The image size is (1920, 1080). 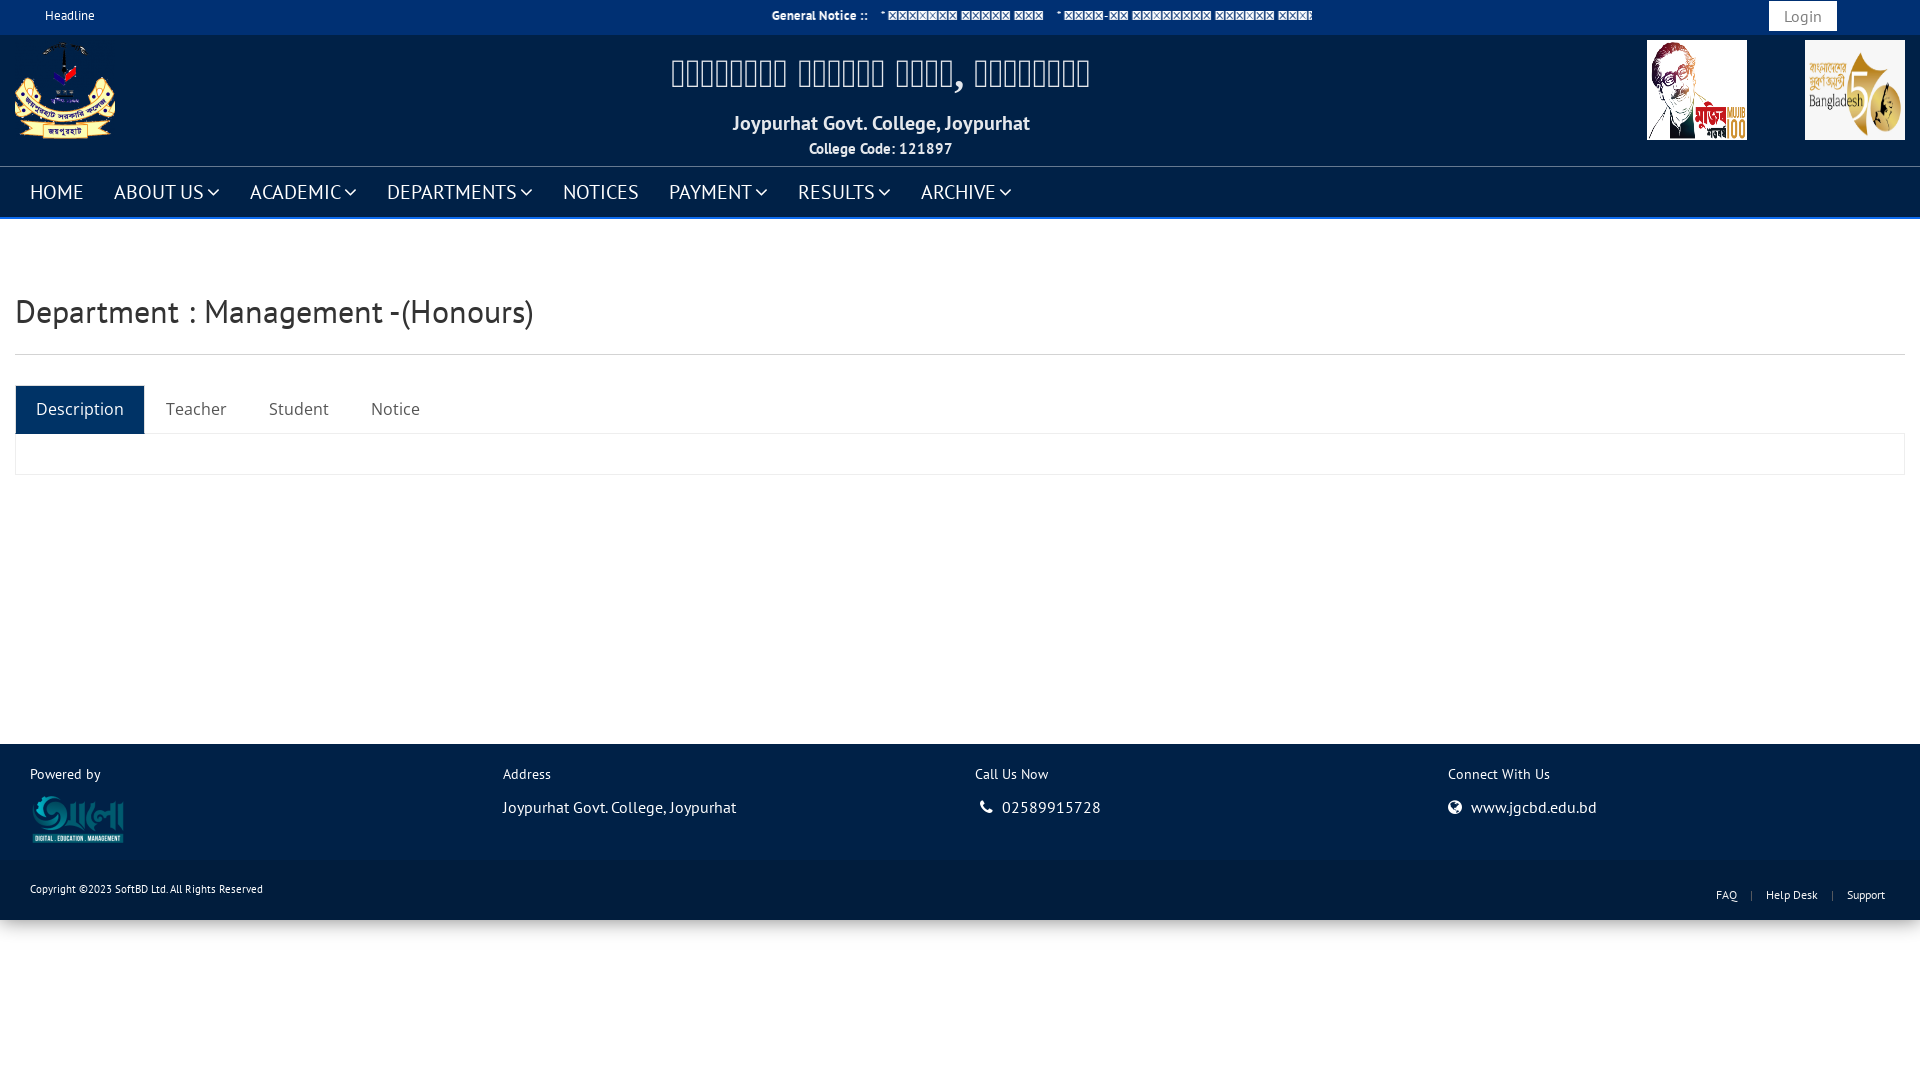 I want to click on 'Login', so click(x=1769, y=15).